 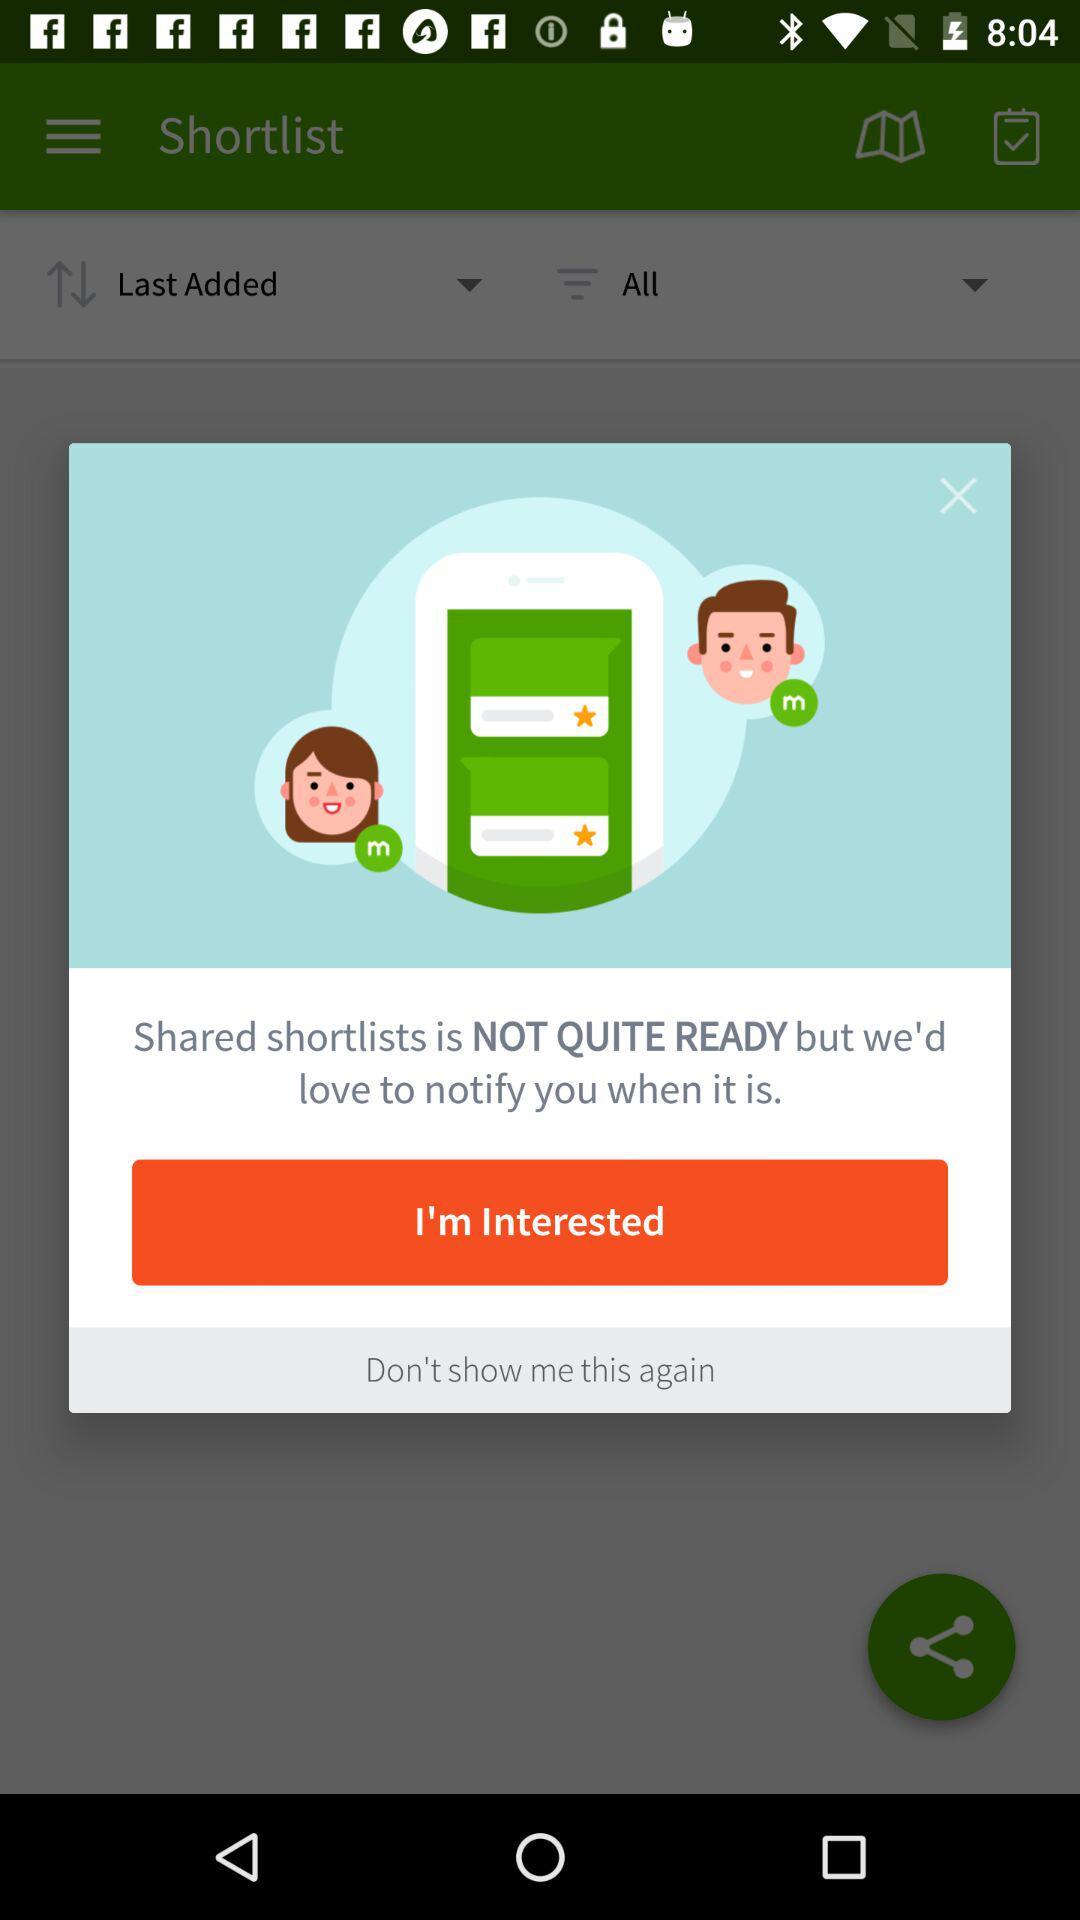 I want to click on the don t show, so click(x=540, y=1369).